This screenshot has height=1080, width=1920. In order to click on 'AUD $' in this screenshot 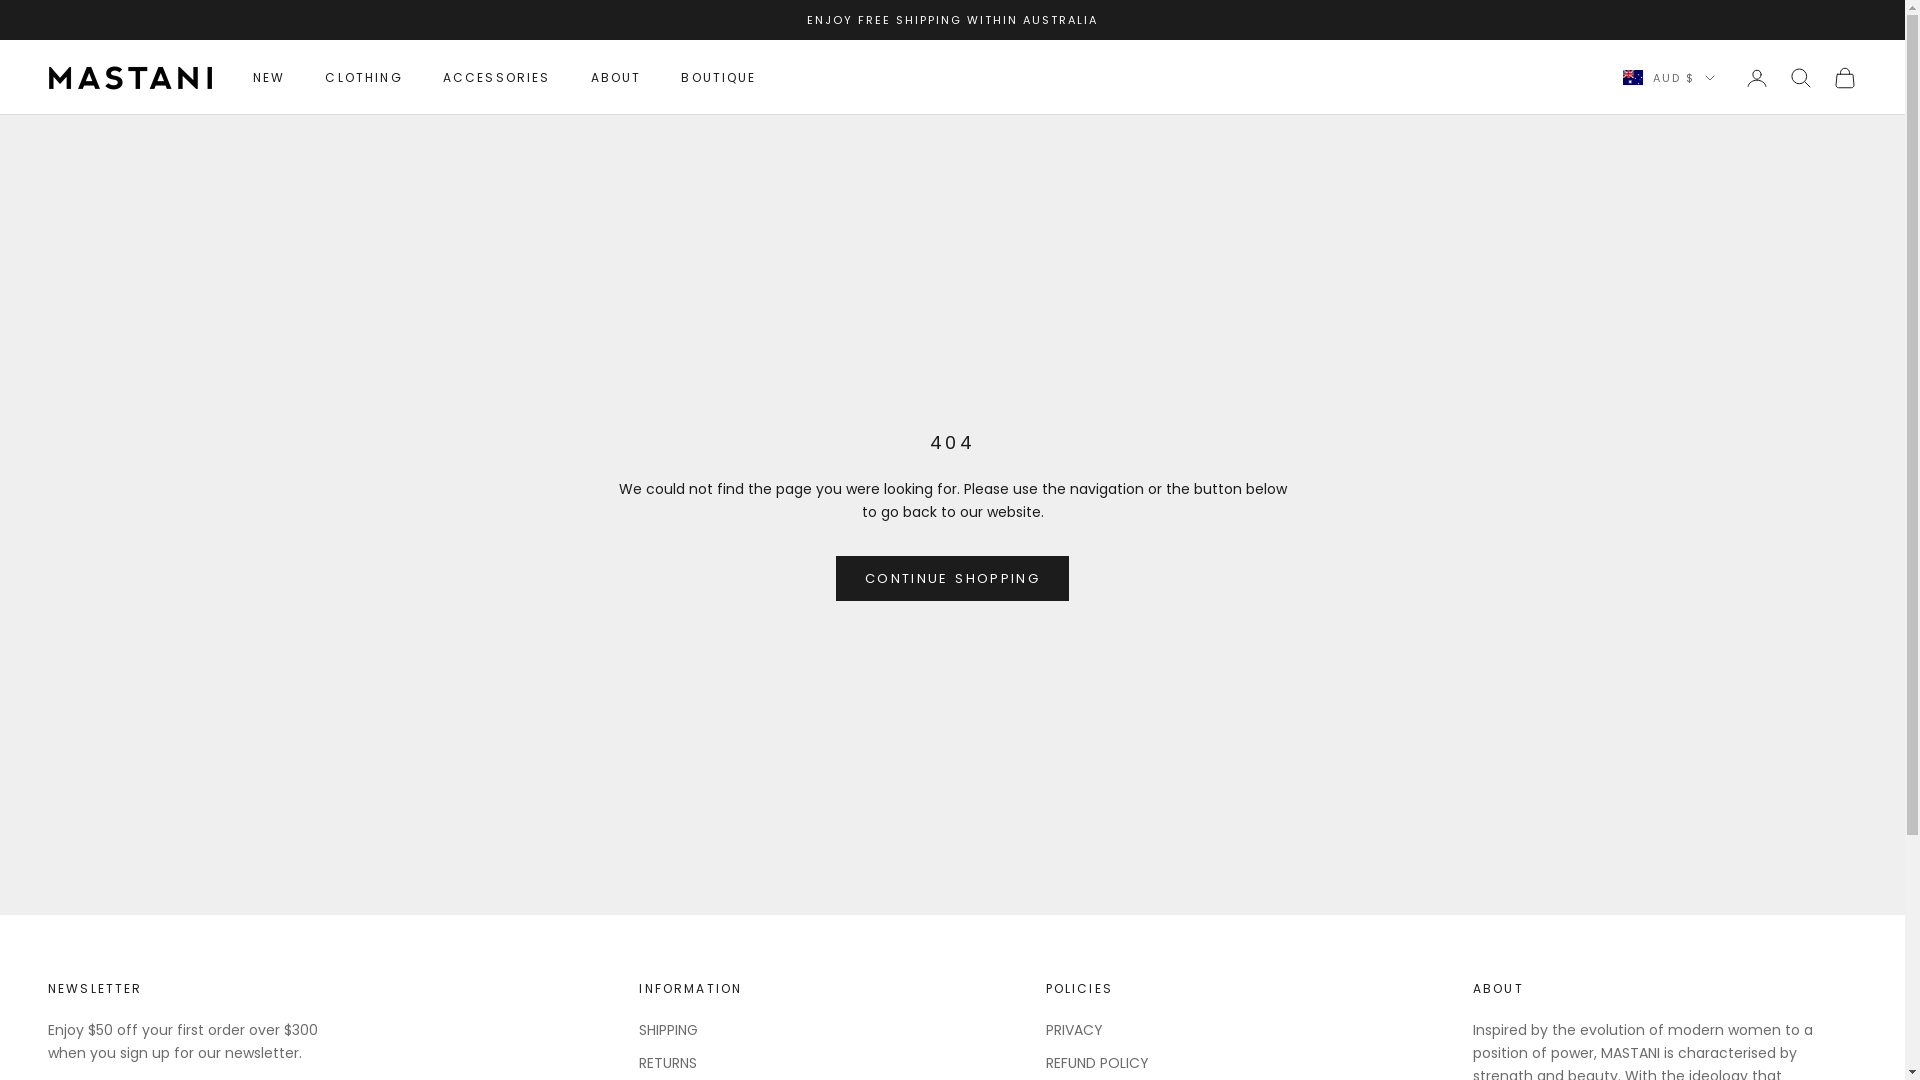, I will do `click(1669, 76)`.